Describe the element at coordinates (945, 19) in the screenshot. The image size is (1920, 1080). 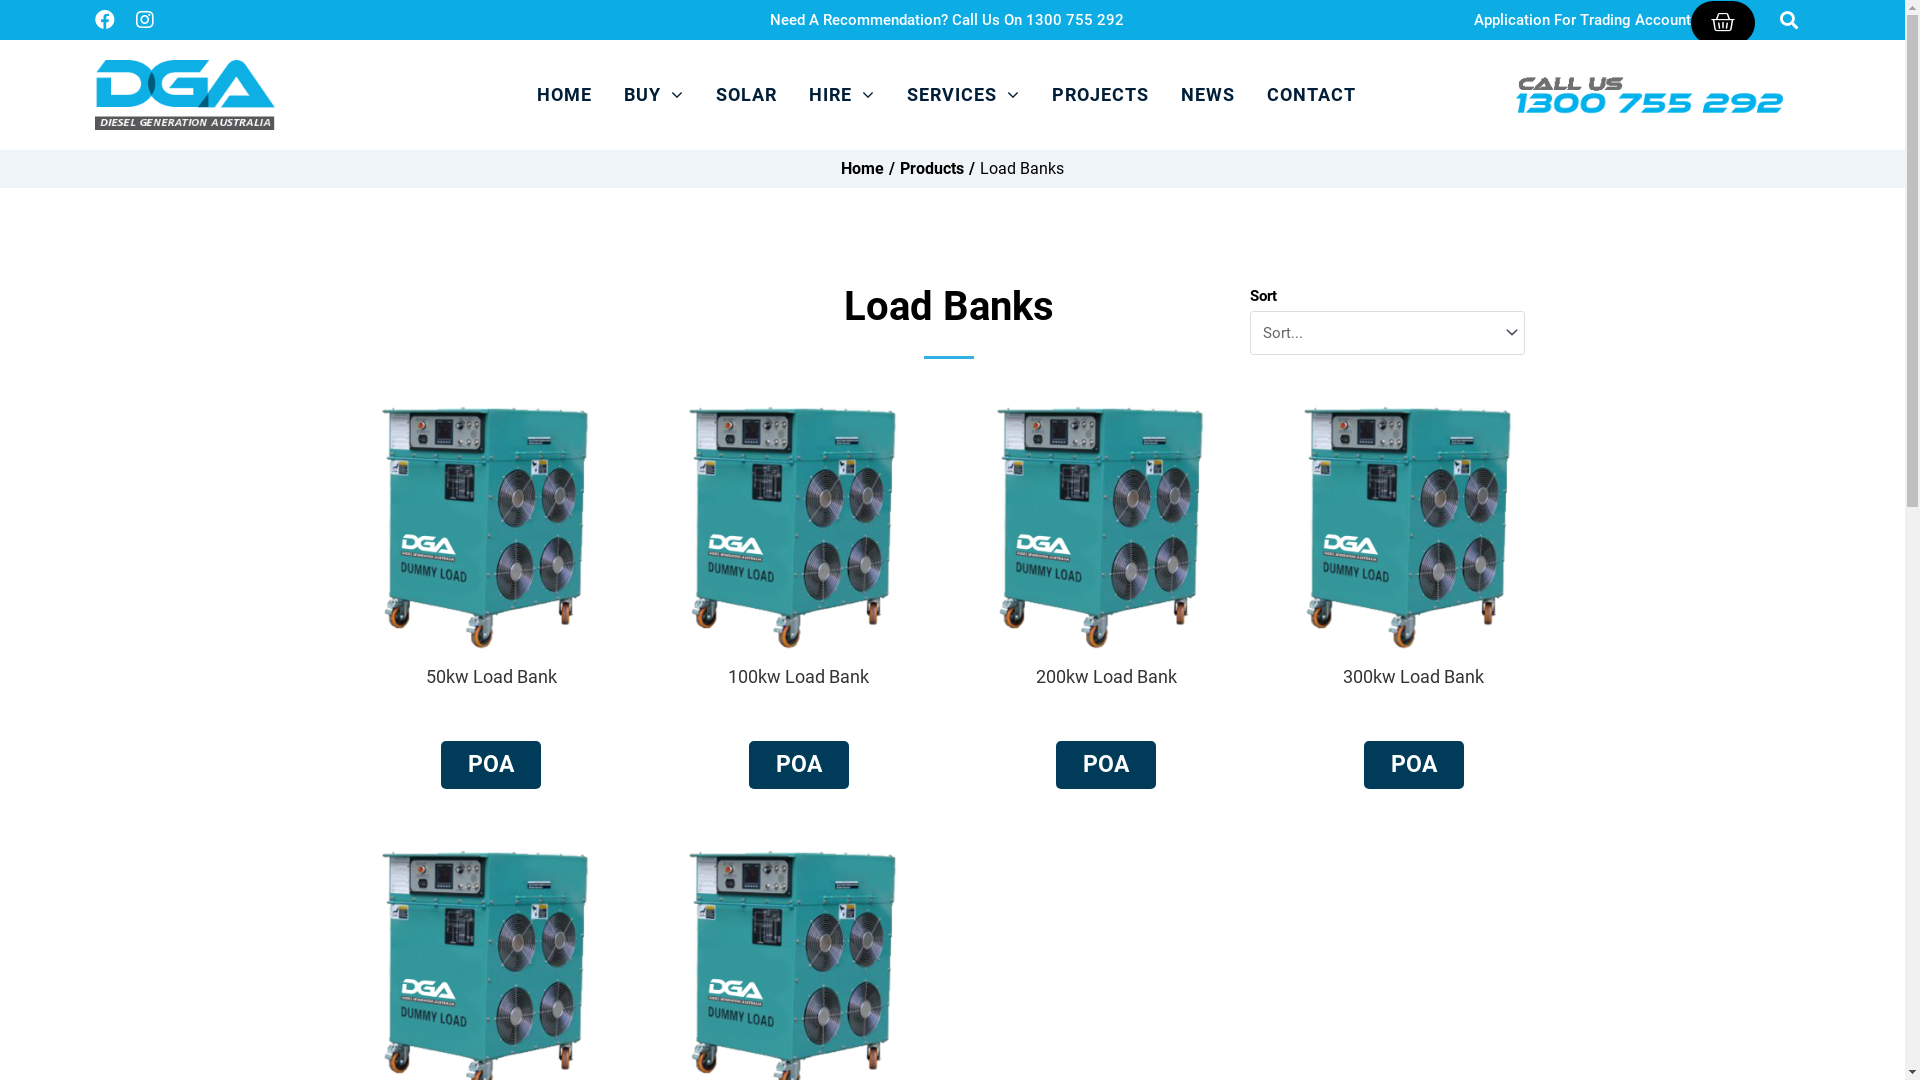
I see `'Need A Recommendation? Call Us On 1300 755 292'` at that location.